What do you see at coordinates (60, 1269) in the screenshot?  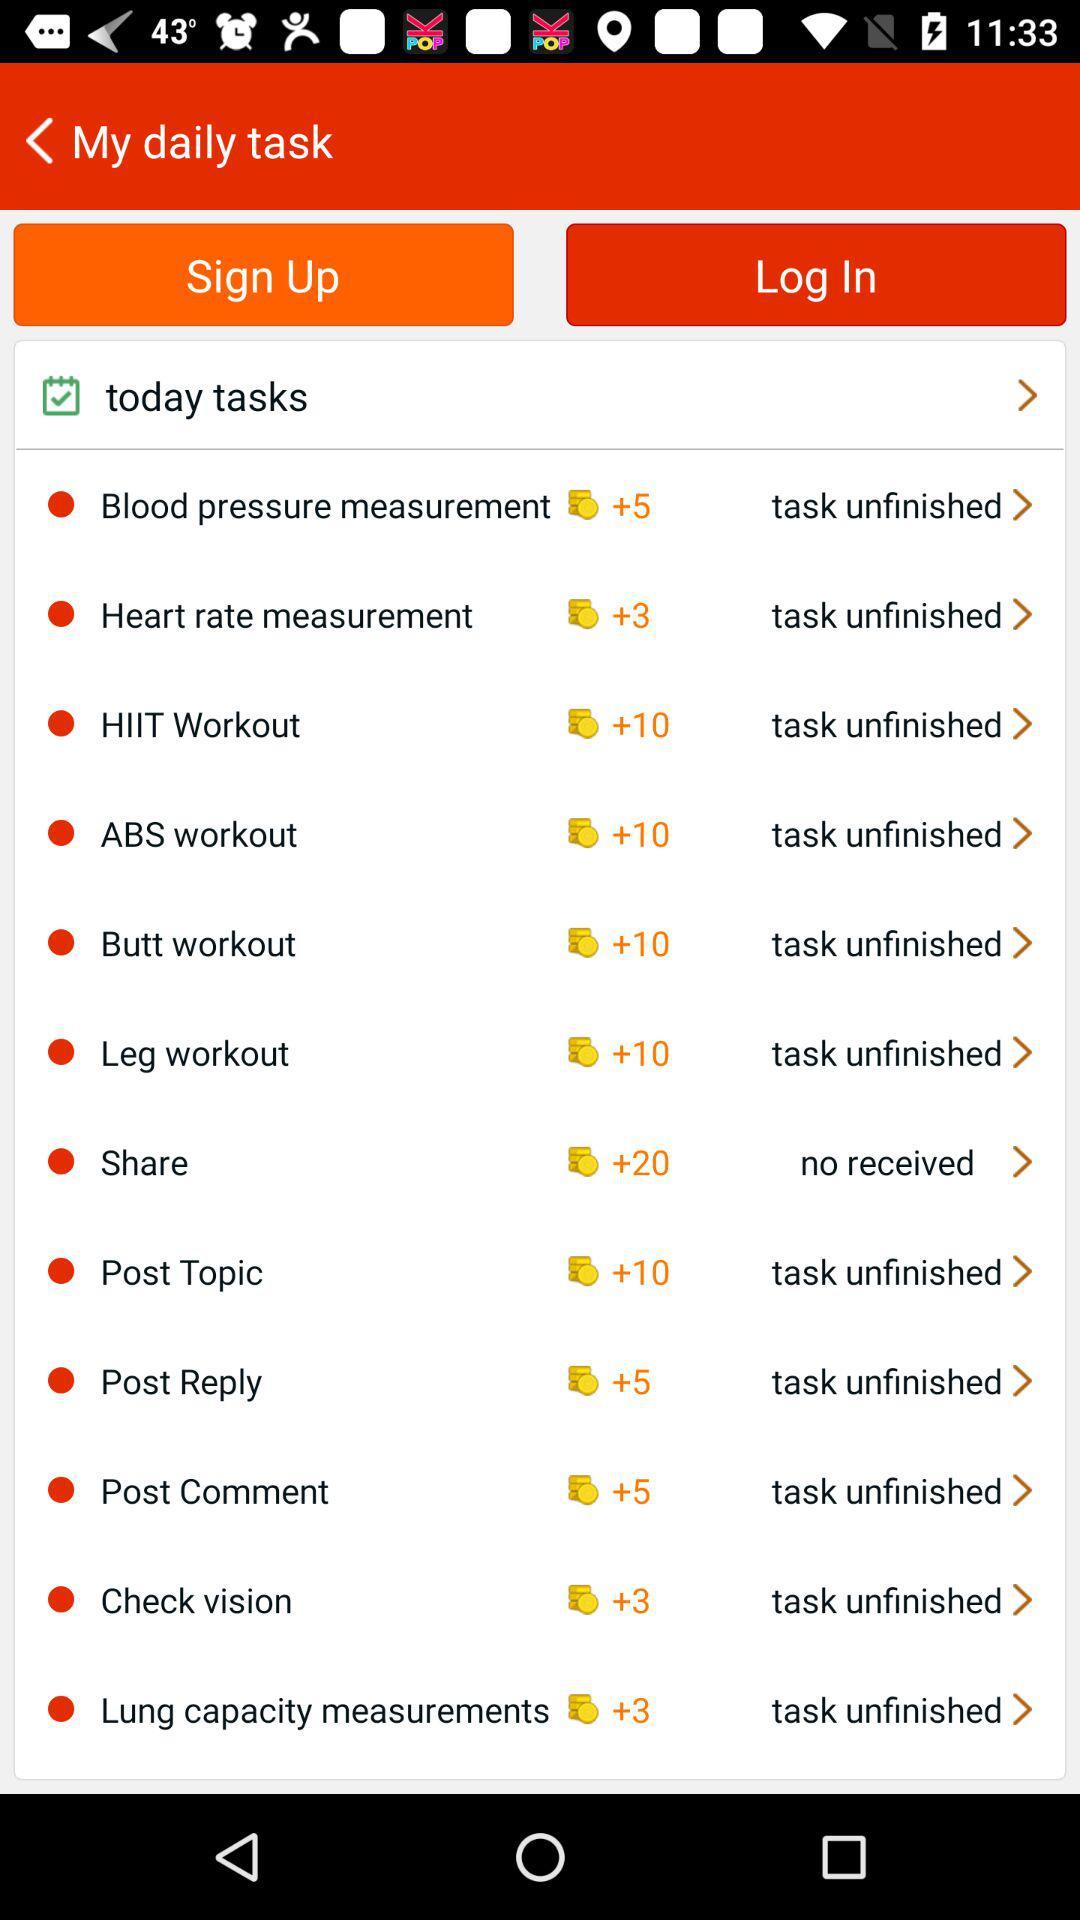 I see `the icon to the left of post topic item` at bounding box center [60, 1269].